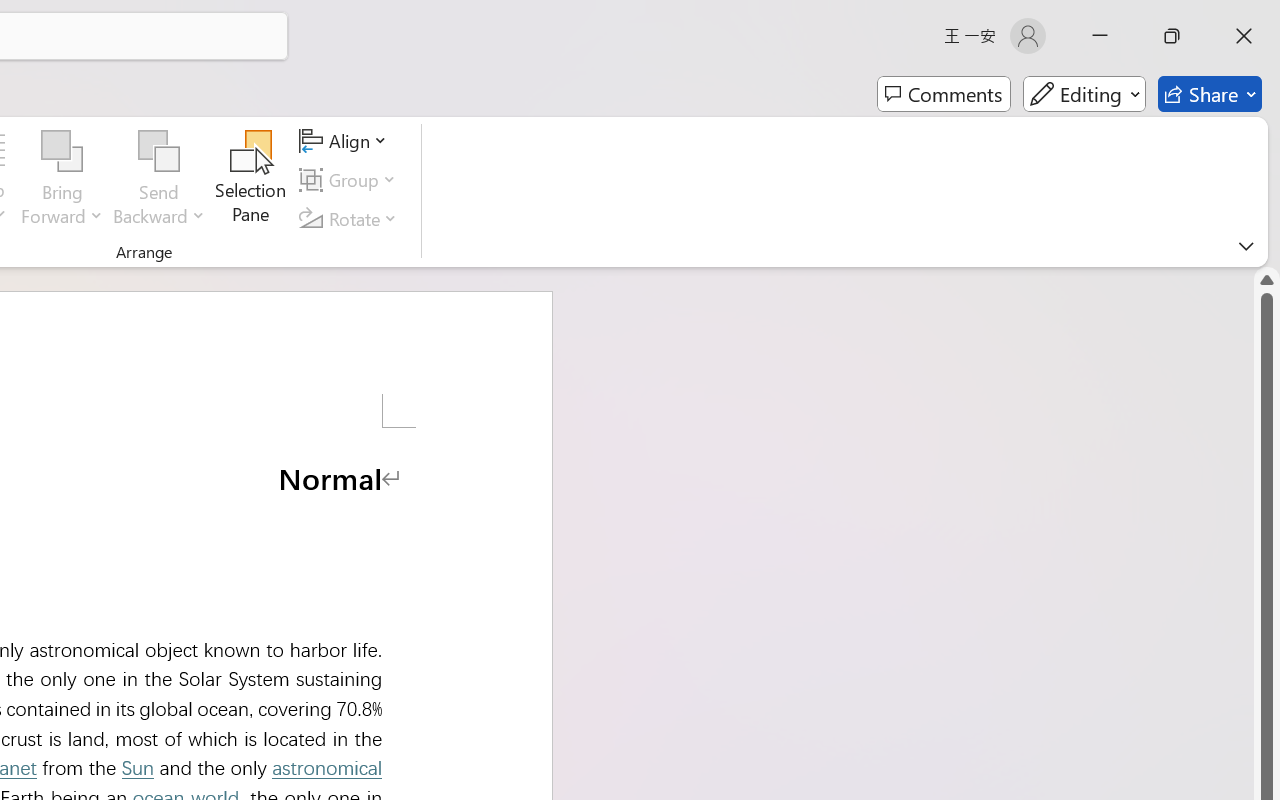 This screenshot has height=800, width=1280. What do you see at coordinates (250, 179) in the screenshot?
I see `'Selection Pane...'` at bounding box center [250, 179].